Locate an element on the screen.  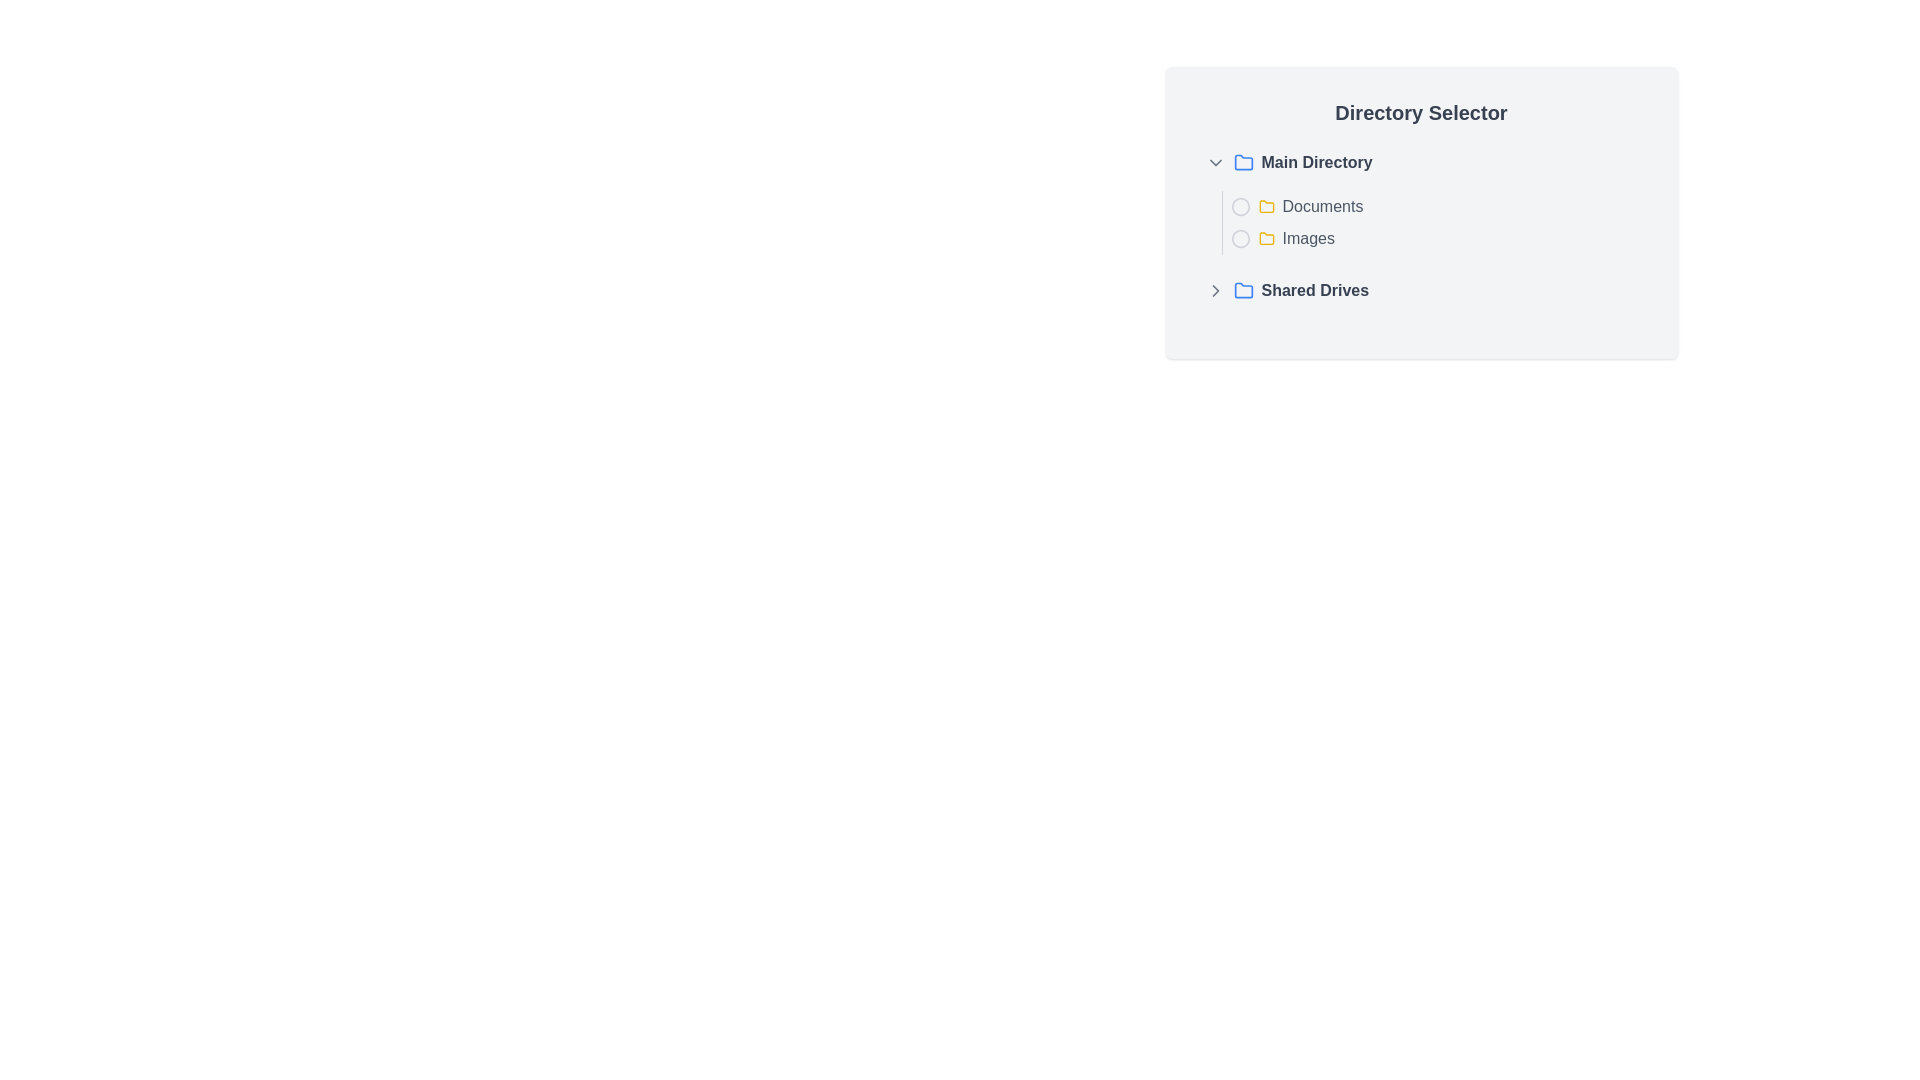
the 'Shared Drives' icon, which is the third element in the navigation list and serves as a visual symbol for the directory is located at coordinates (1242, 290).